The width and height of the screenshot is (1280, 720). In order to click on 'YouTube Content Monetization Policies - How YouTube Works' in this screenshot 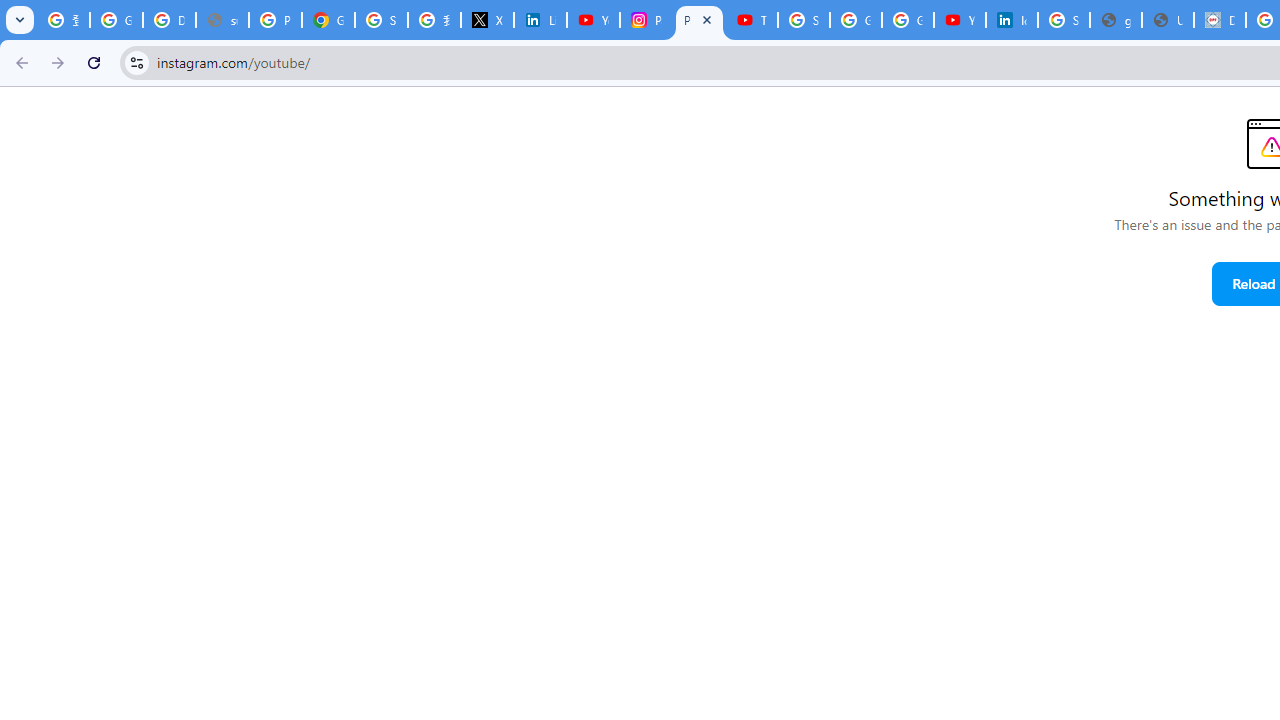, I will do `click(592, 20)`.